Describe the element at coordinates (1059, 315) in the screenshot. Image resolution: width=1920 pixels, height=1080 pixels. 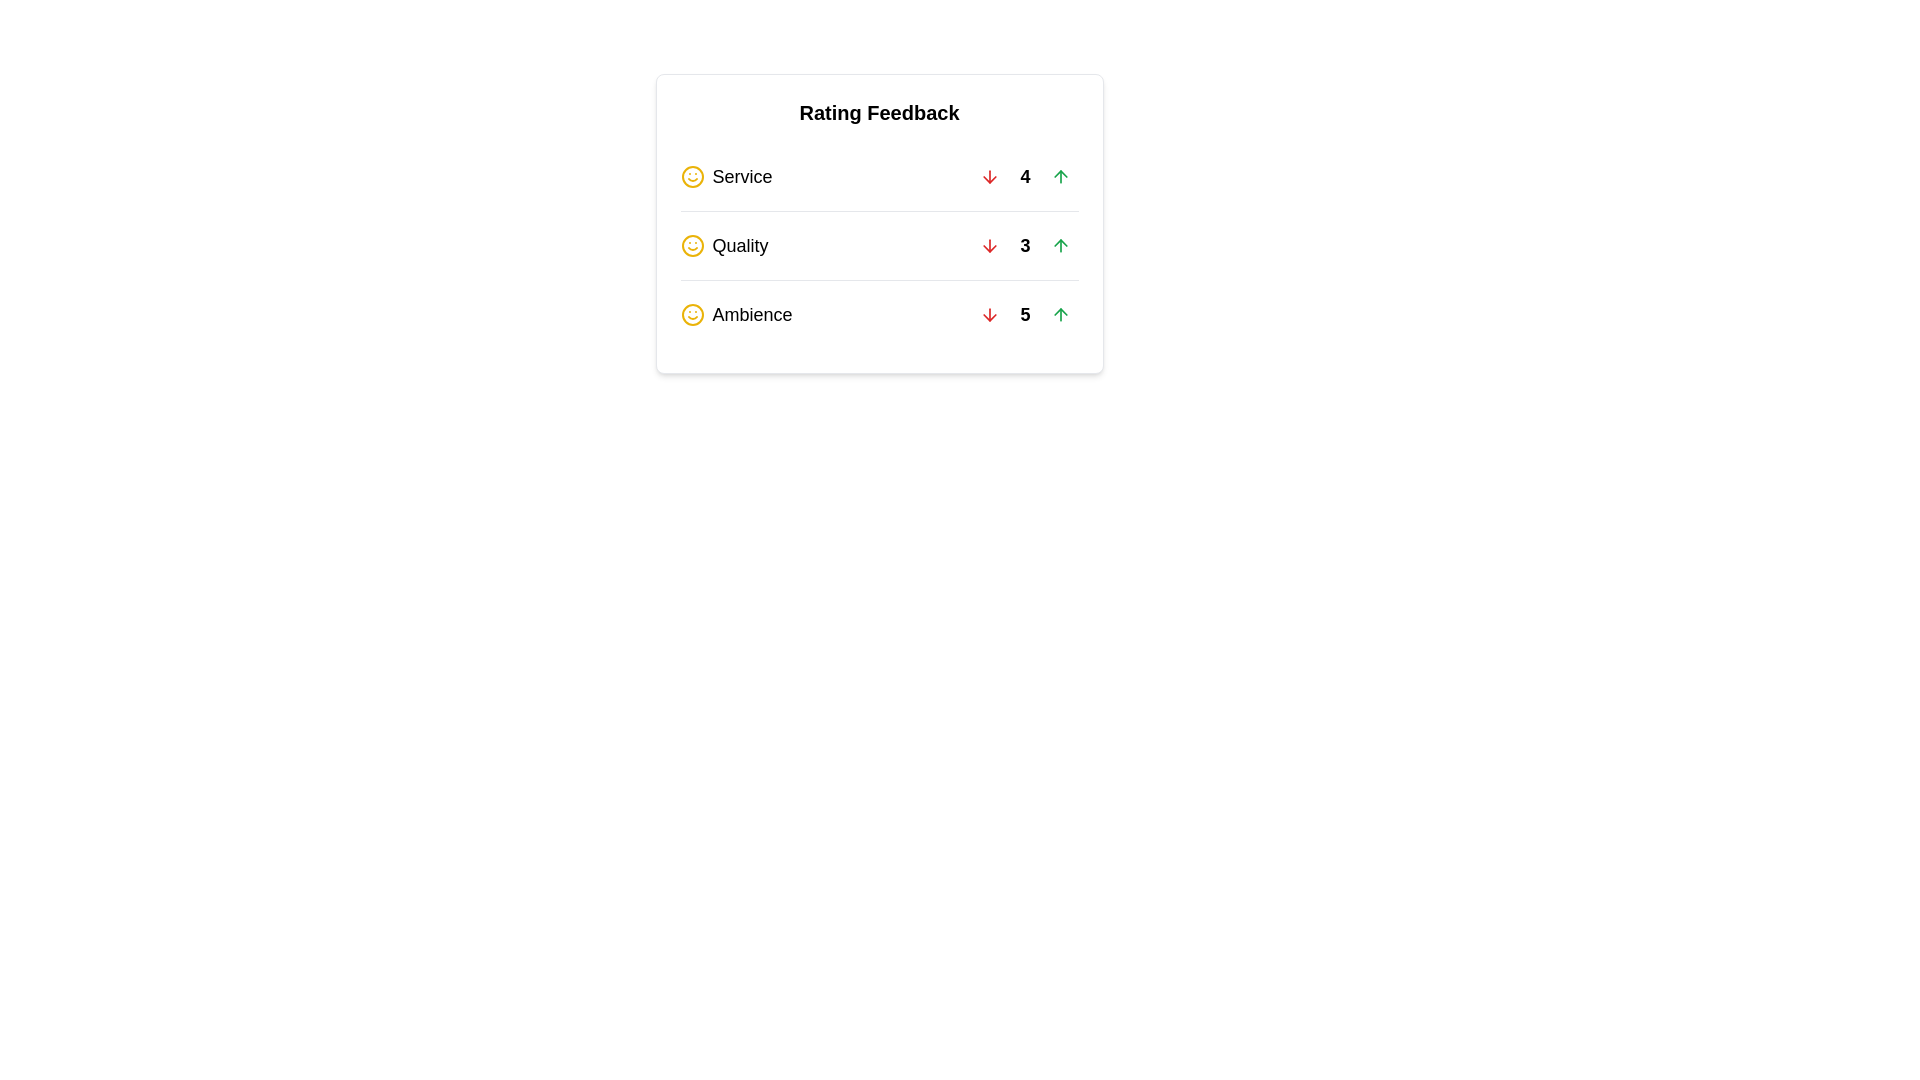
I see `the green arrow button located to the right of the number '5' near the text 'Ambience' to interact with it` at that location.